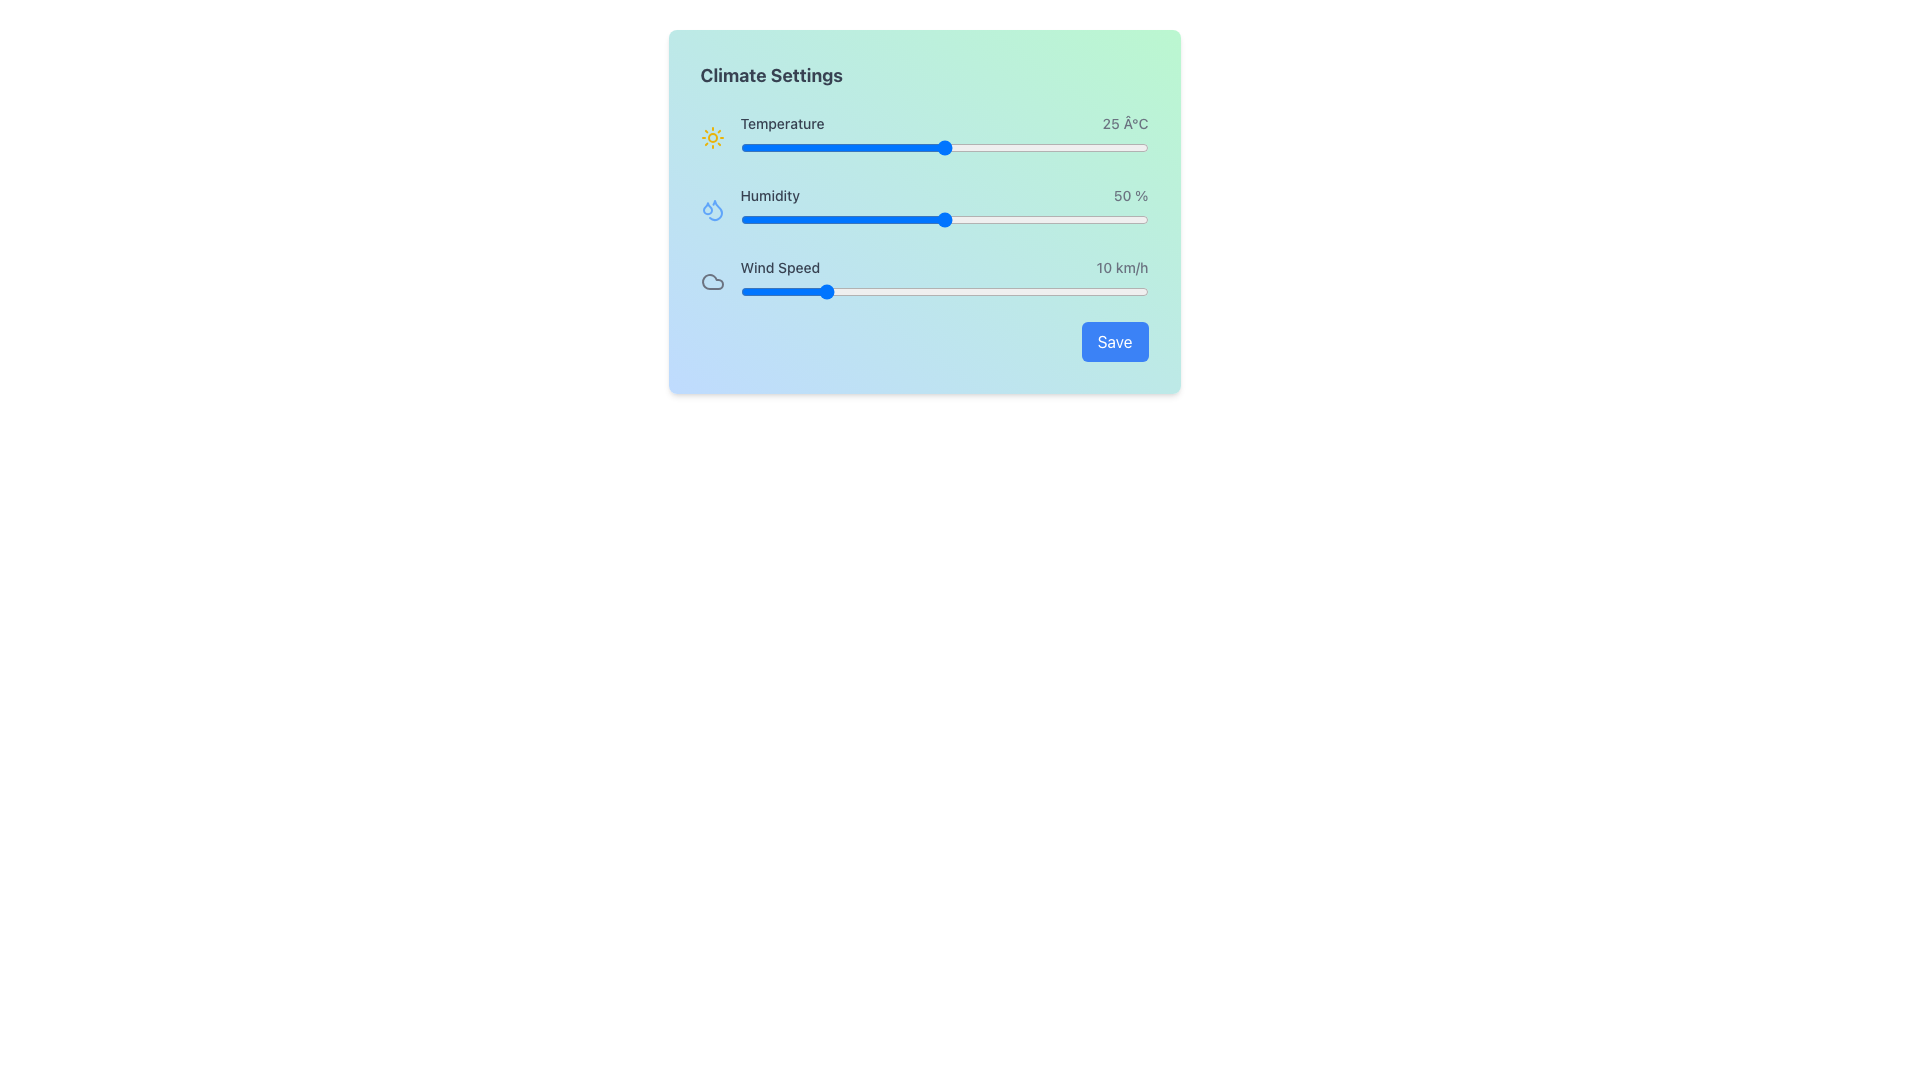  I want to click on the slider, so click(935, 146).